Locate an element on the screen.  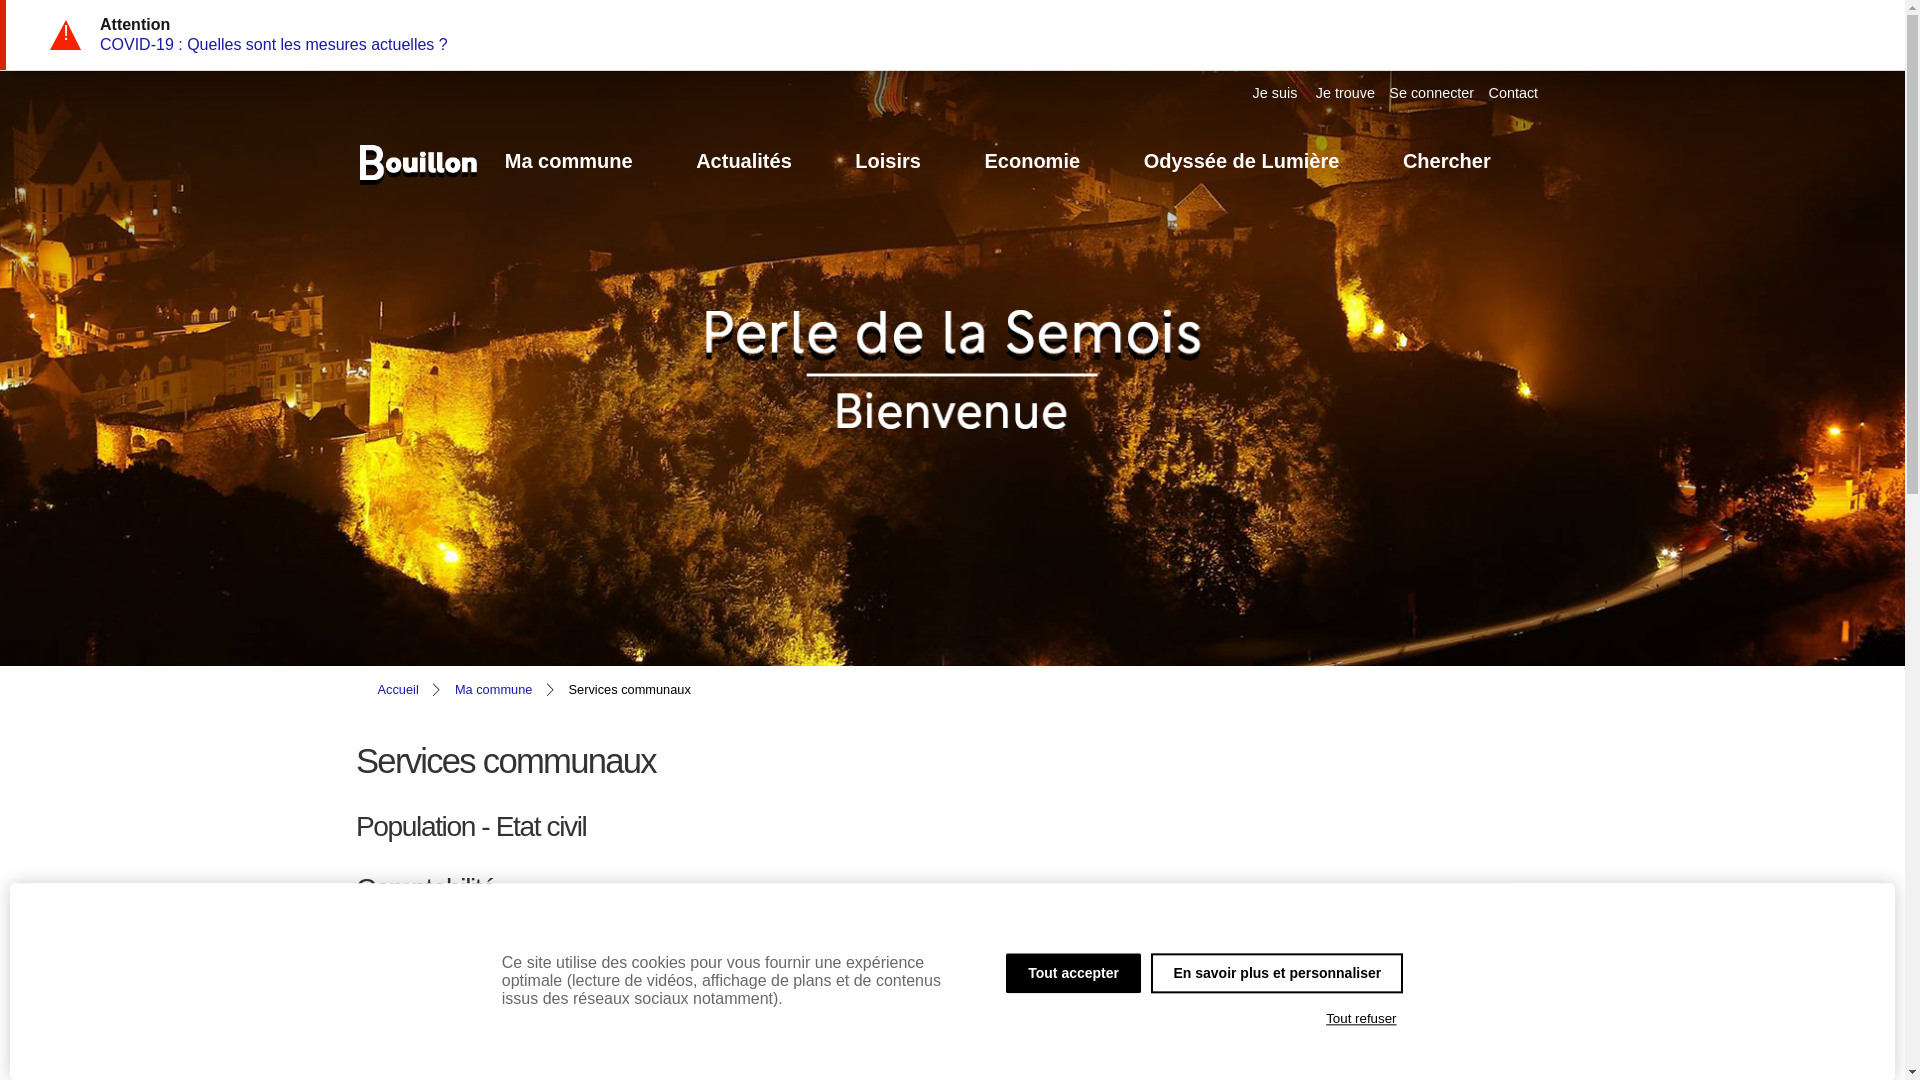
'Accueil' is located at coordinates (398, 688).